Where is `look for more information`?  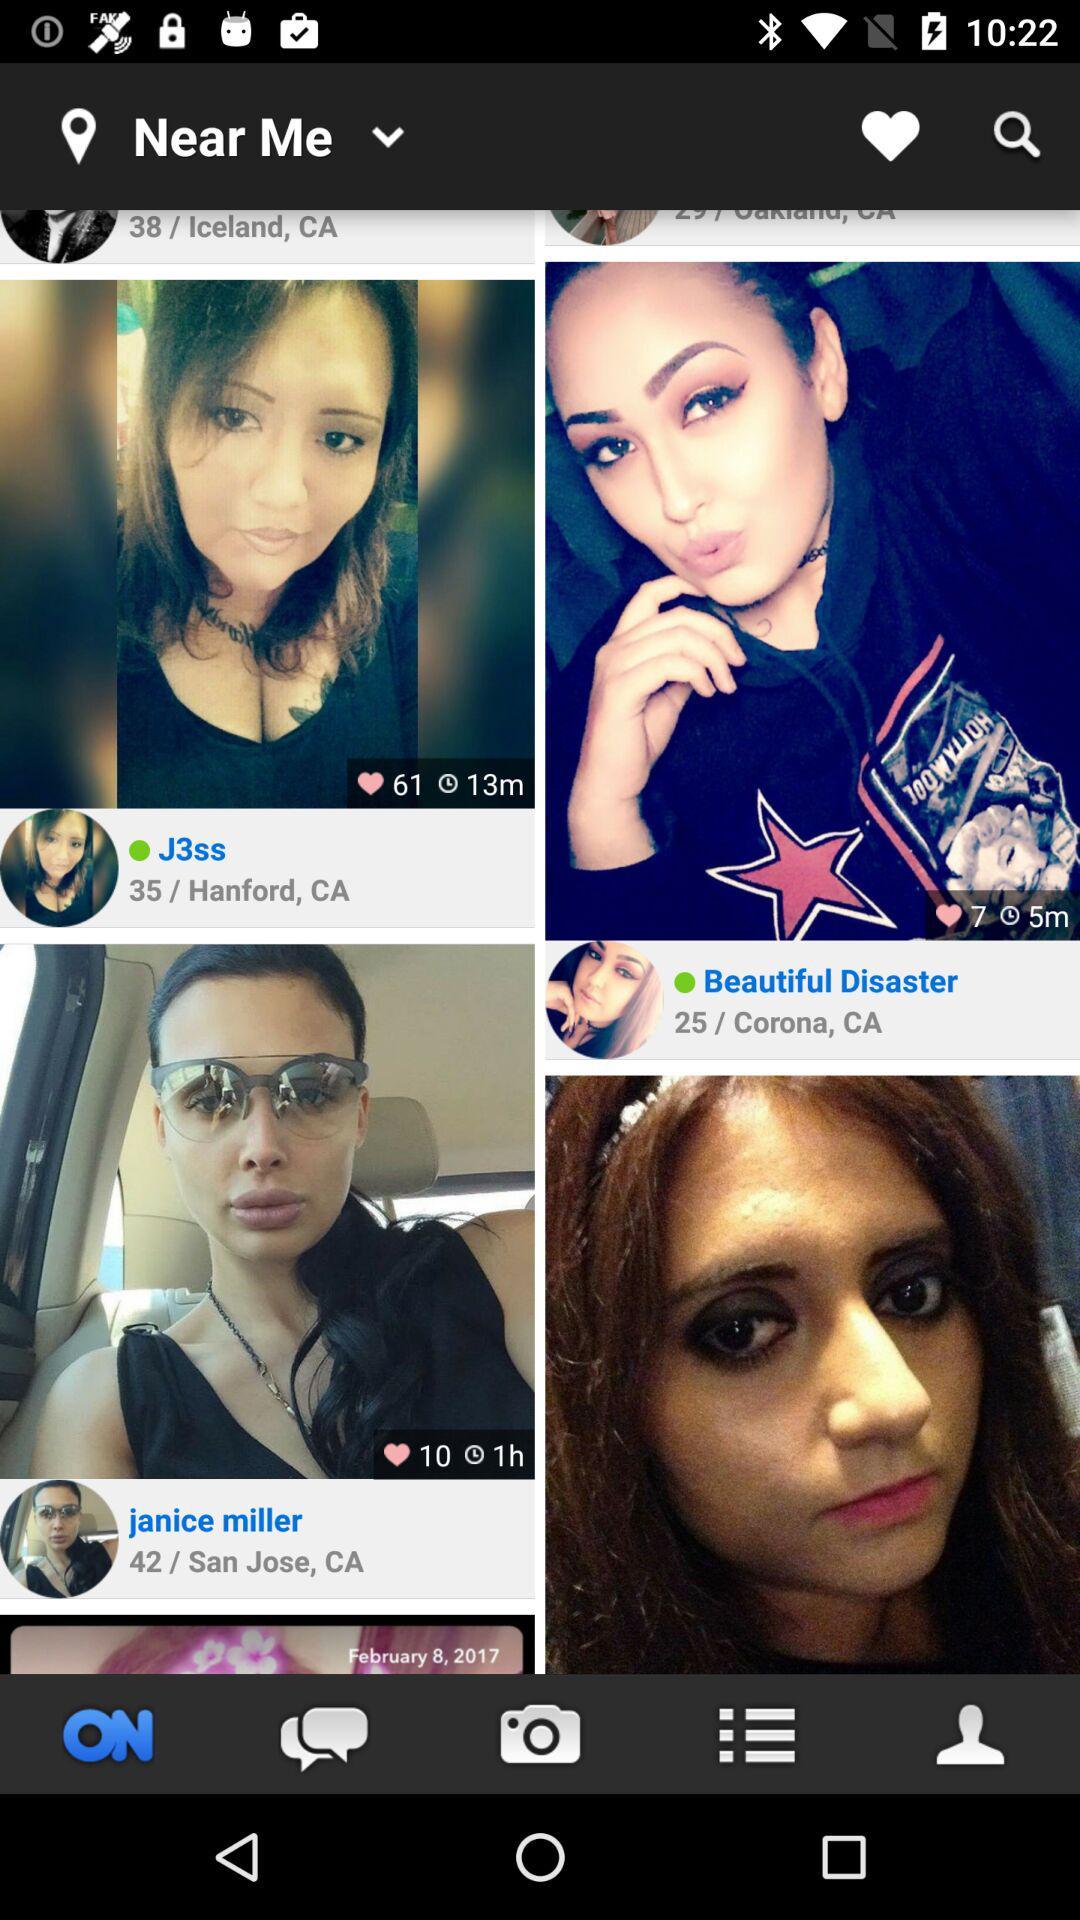
look for more information is located at coordinates (756, 1733).